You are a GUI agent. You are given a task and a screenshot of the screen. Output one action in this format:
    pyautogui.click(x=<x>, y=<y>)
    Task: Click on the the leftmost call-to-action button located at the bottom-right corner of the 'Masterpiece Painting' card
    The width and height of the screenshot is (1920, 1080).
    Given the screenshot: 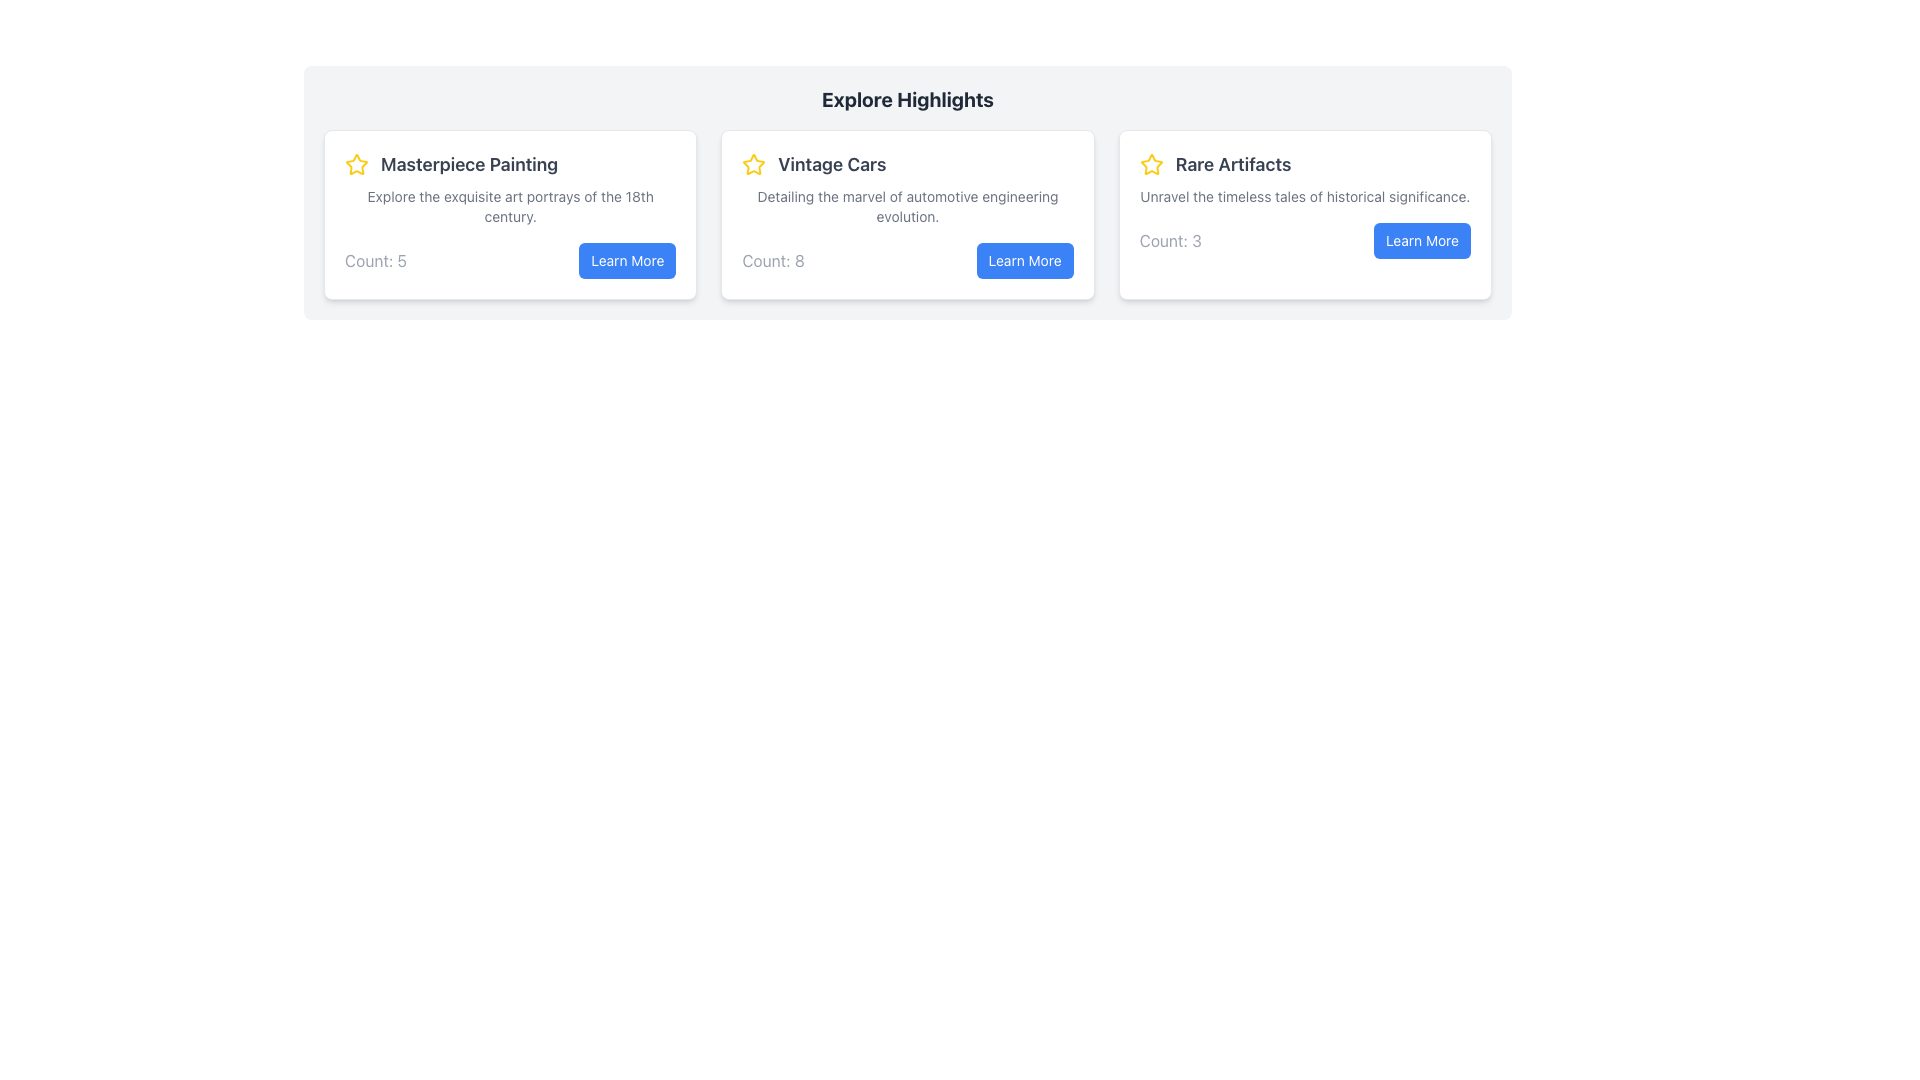 What is the action you would take?
    pyautogui.click(x=626, y=260)
    